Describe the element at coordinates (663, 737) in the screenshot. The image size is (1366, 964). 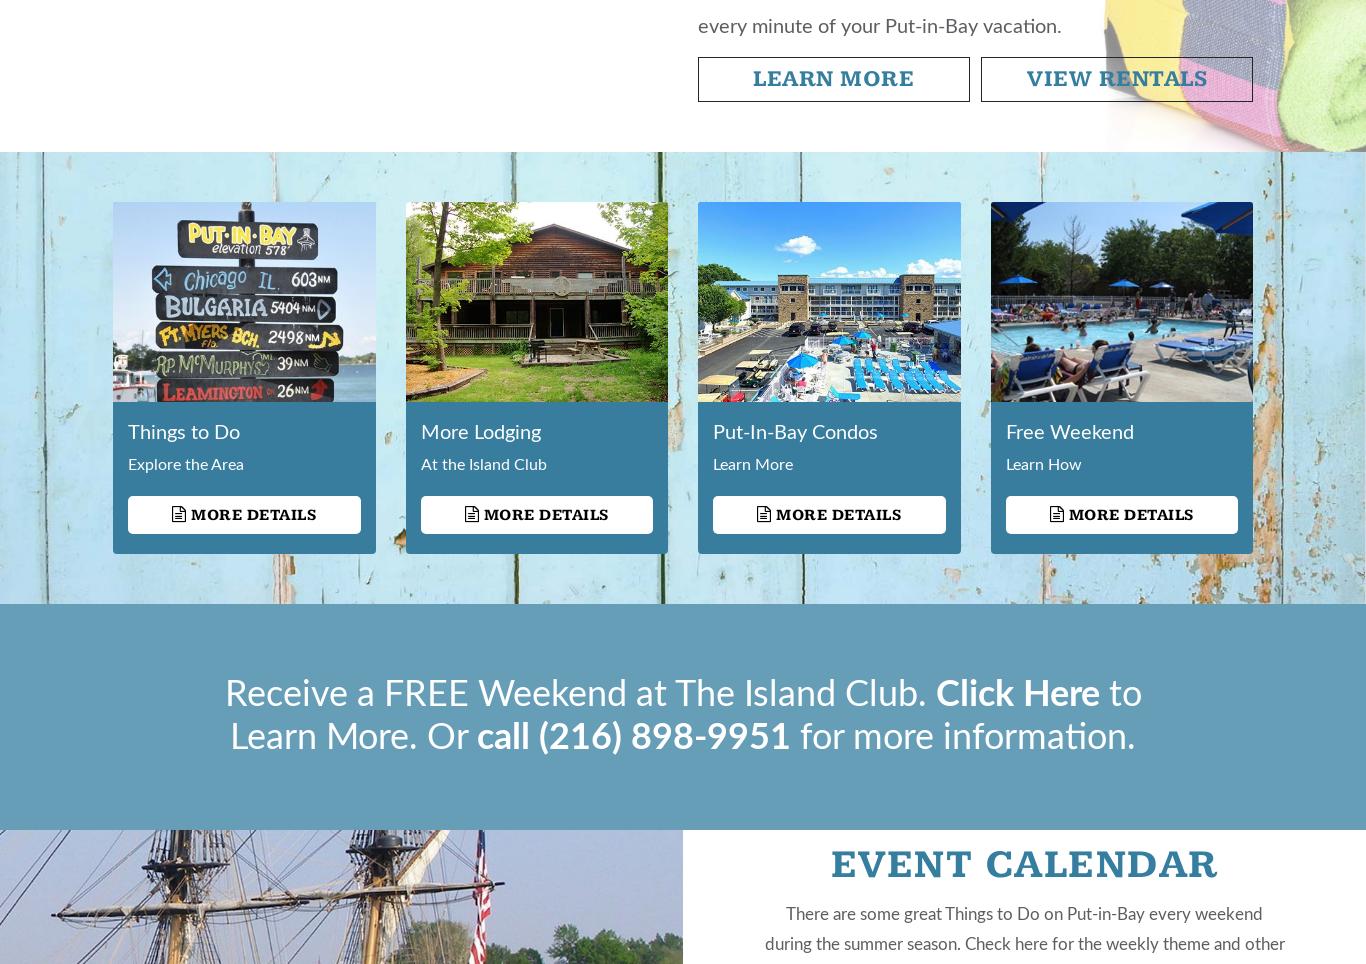
I see `'(216) 898-9951'` at that location.